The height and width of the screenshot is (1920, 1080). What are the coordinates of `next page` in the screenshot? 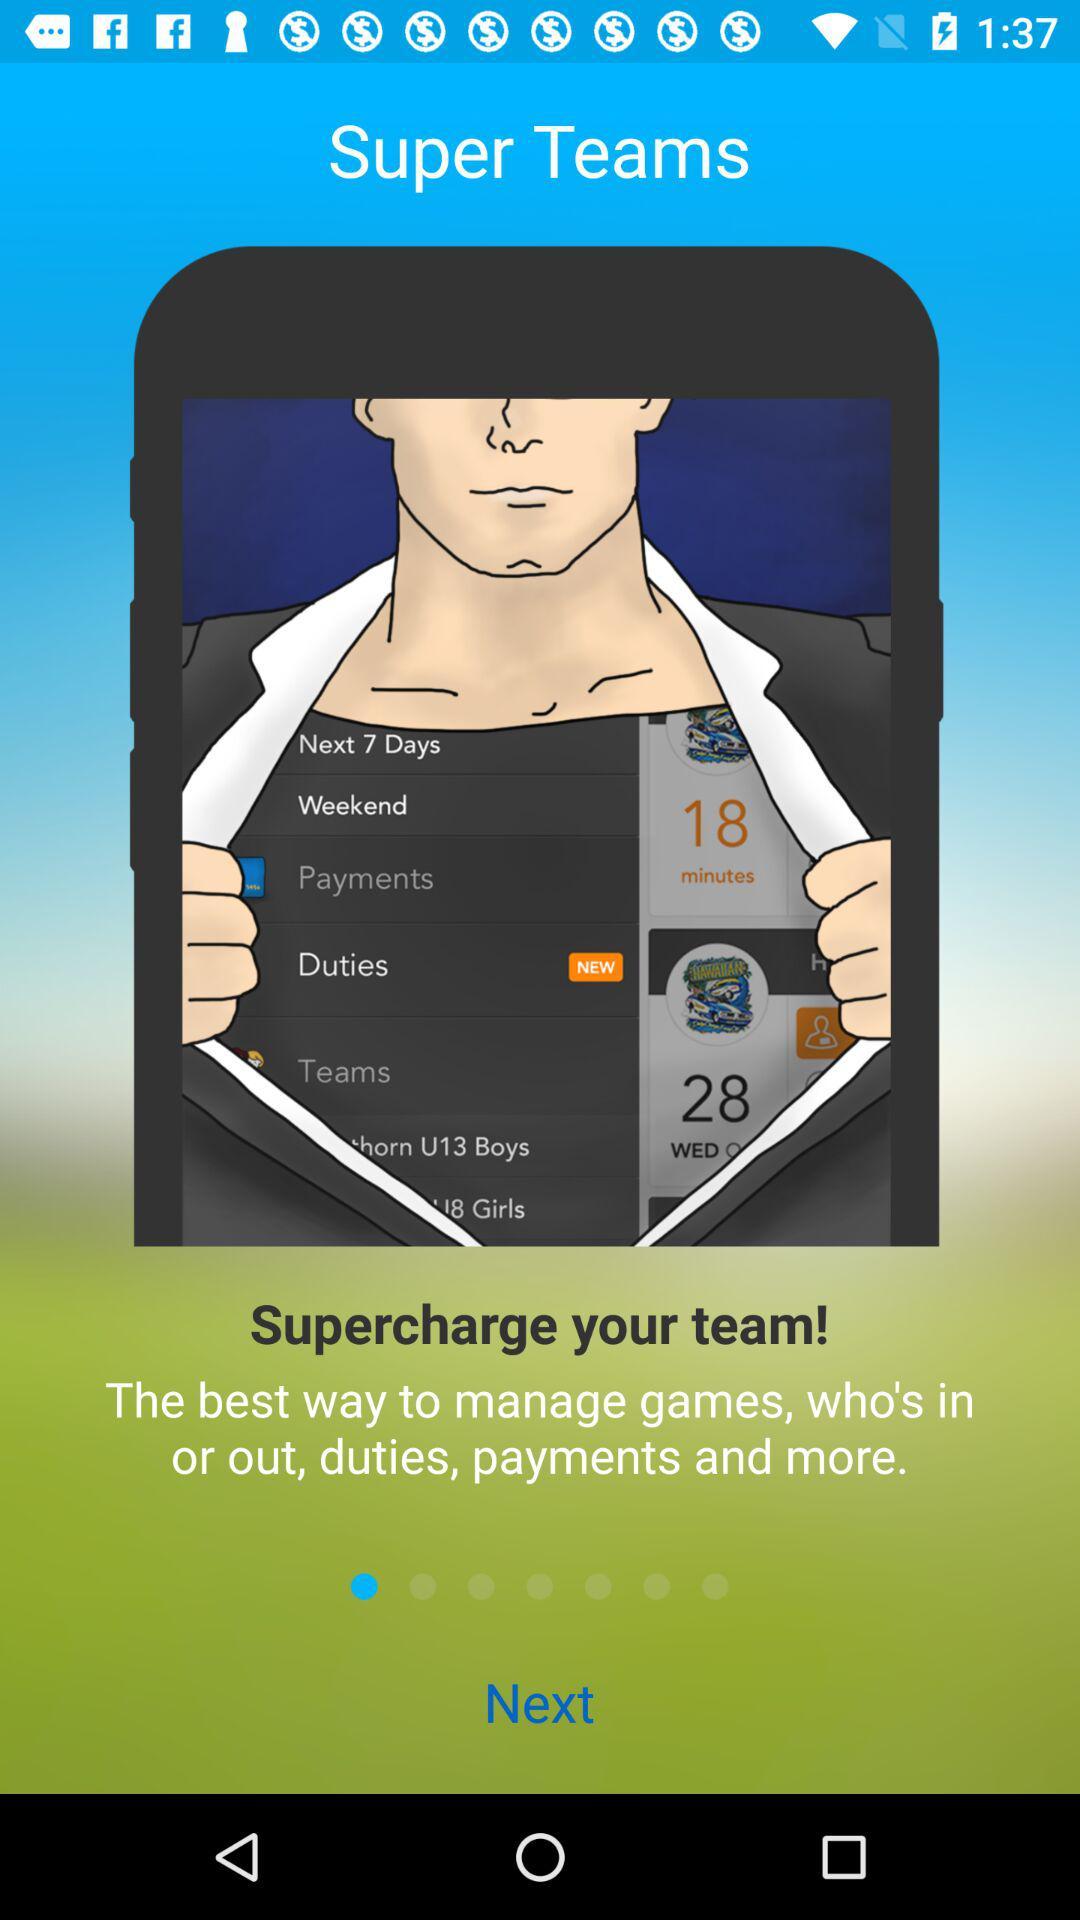 It's located at (597, 1585).